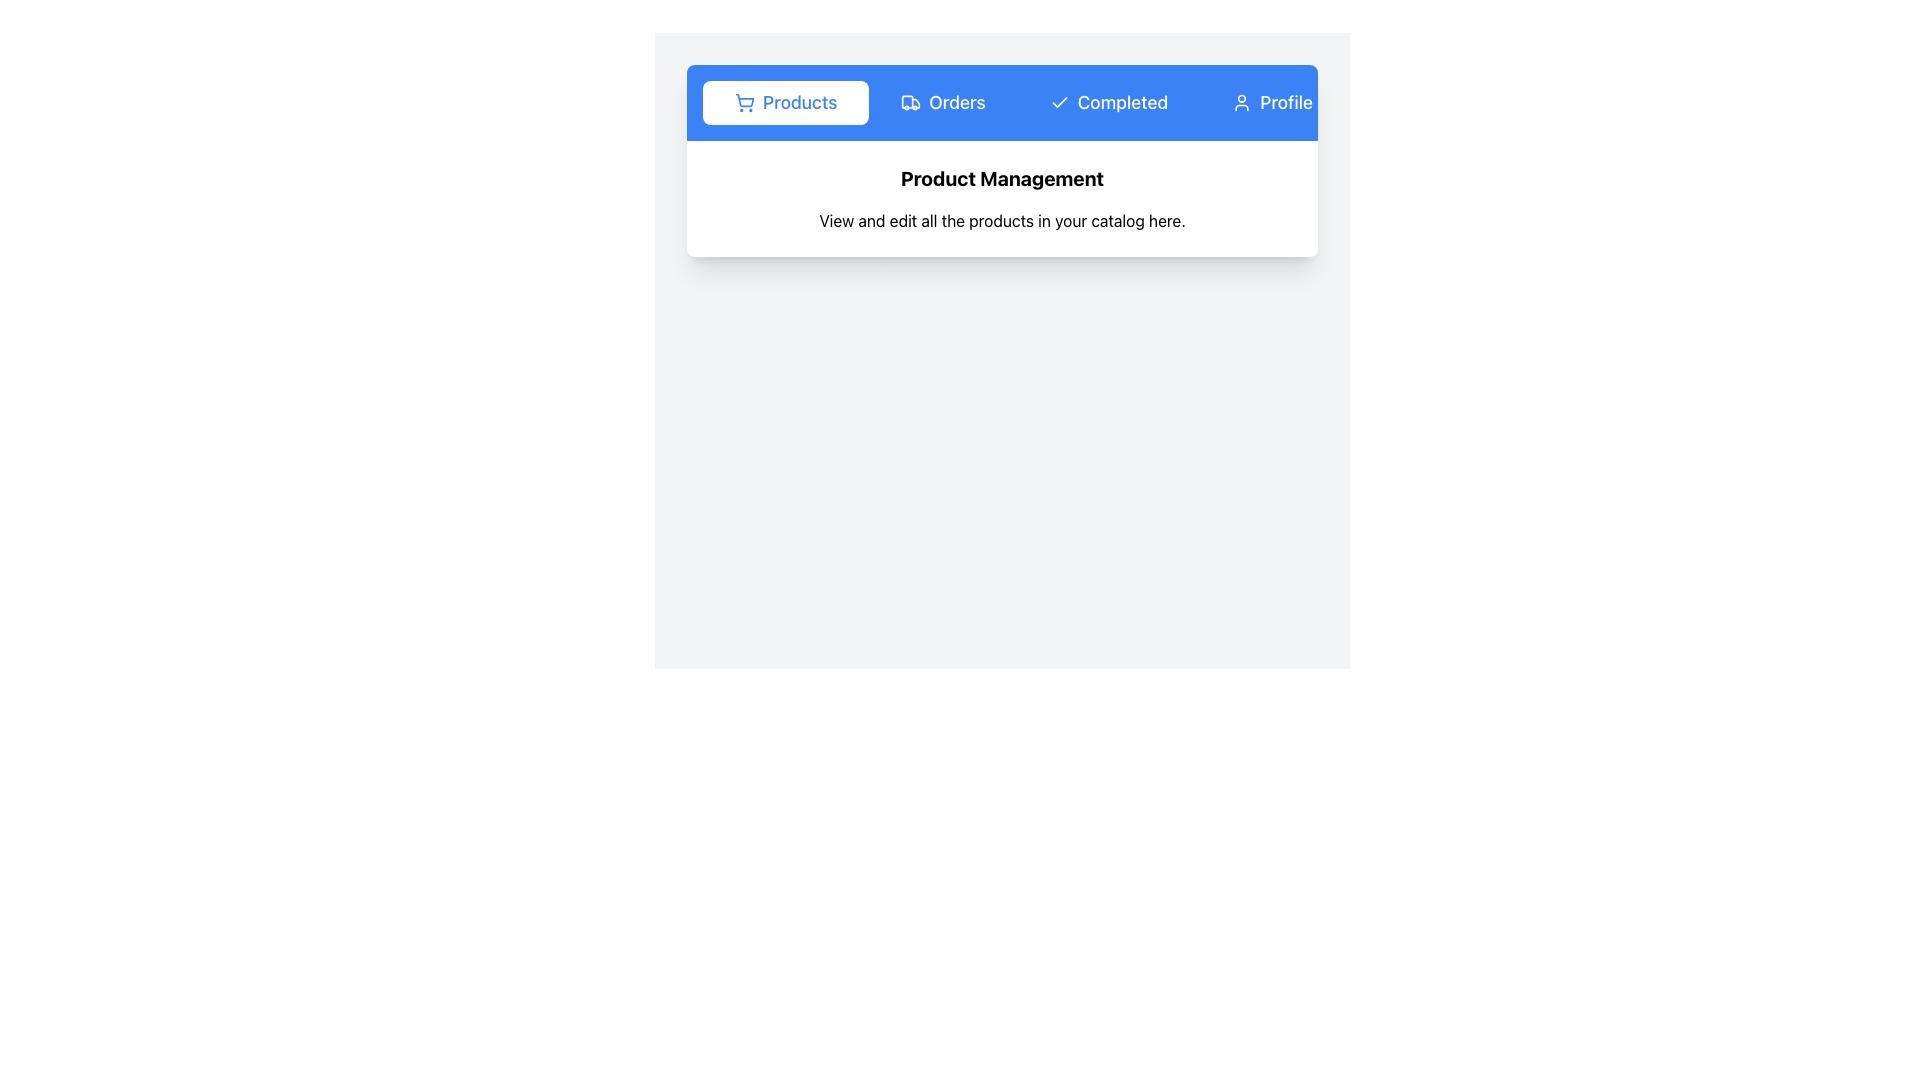  Describe the element at coordinates (1058, 103) in the screenshot. I see `the icon representing the completed status located in the navigation bar next to the 'Completed' label to interact with the 'Completed' option` at that location.